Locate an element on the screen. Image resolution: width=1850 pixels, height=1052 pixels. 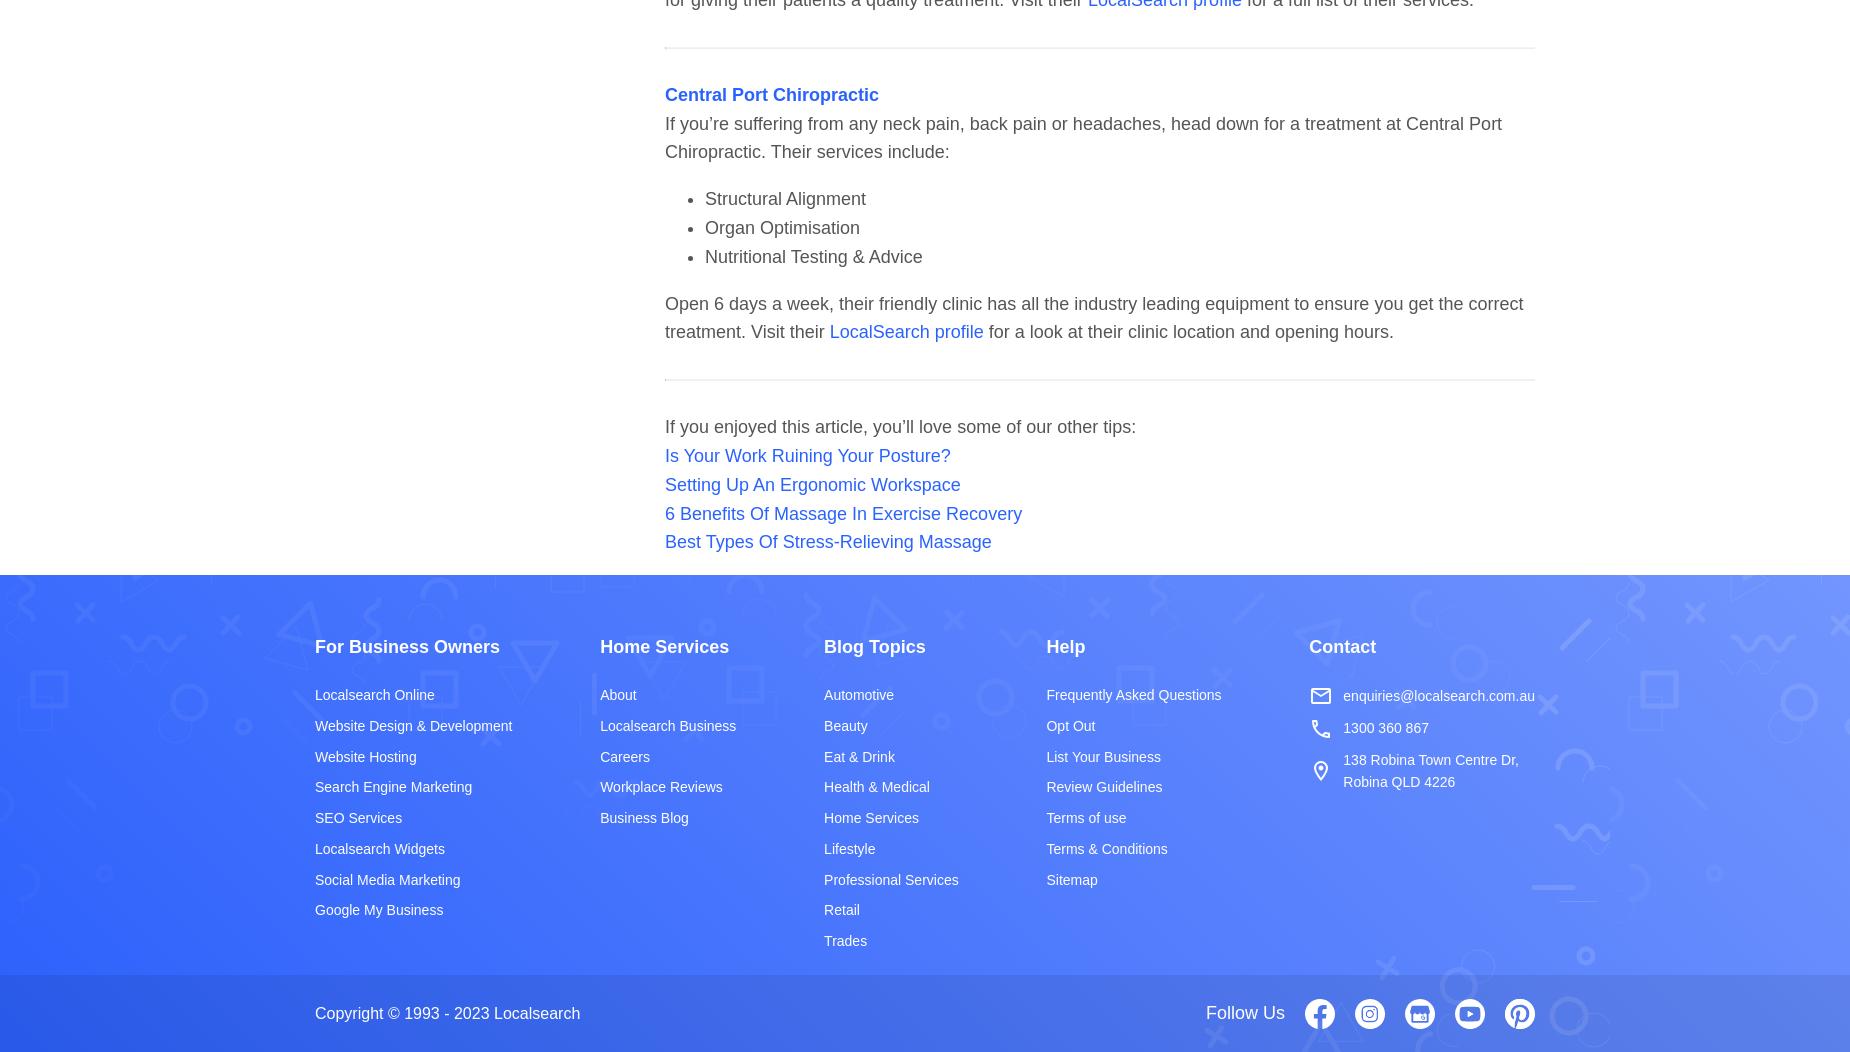
'If you’re suffering from any neck pain, back pain or headaches, head down for a treatment at Central Port Chiropractic. Their services include:' is located at coordinates (663, 136).